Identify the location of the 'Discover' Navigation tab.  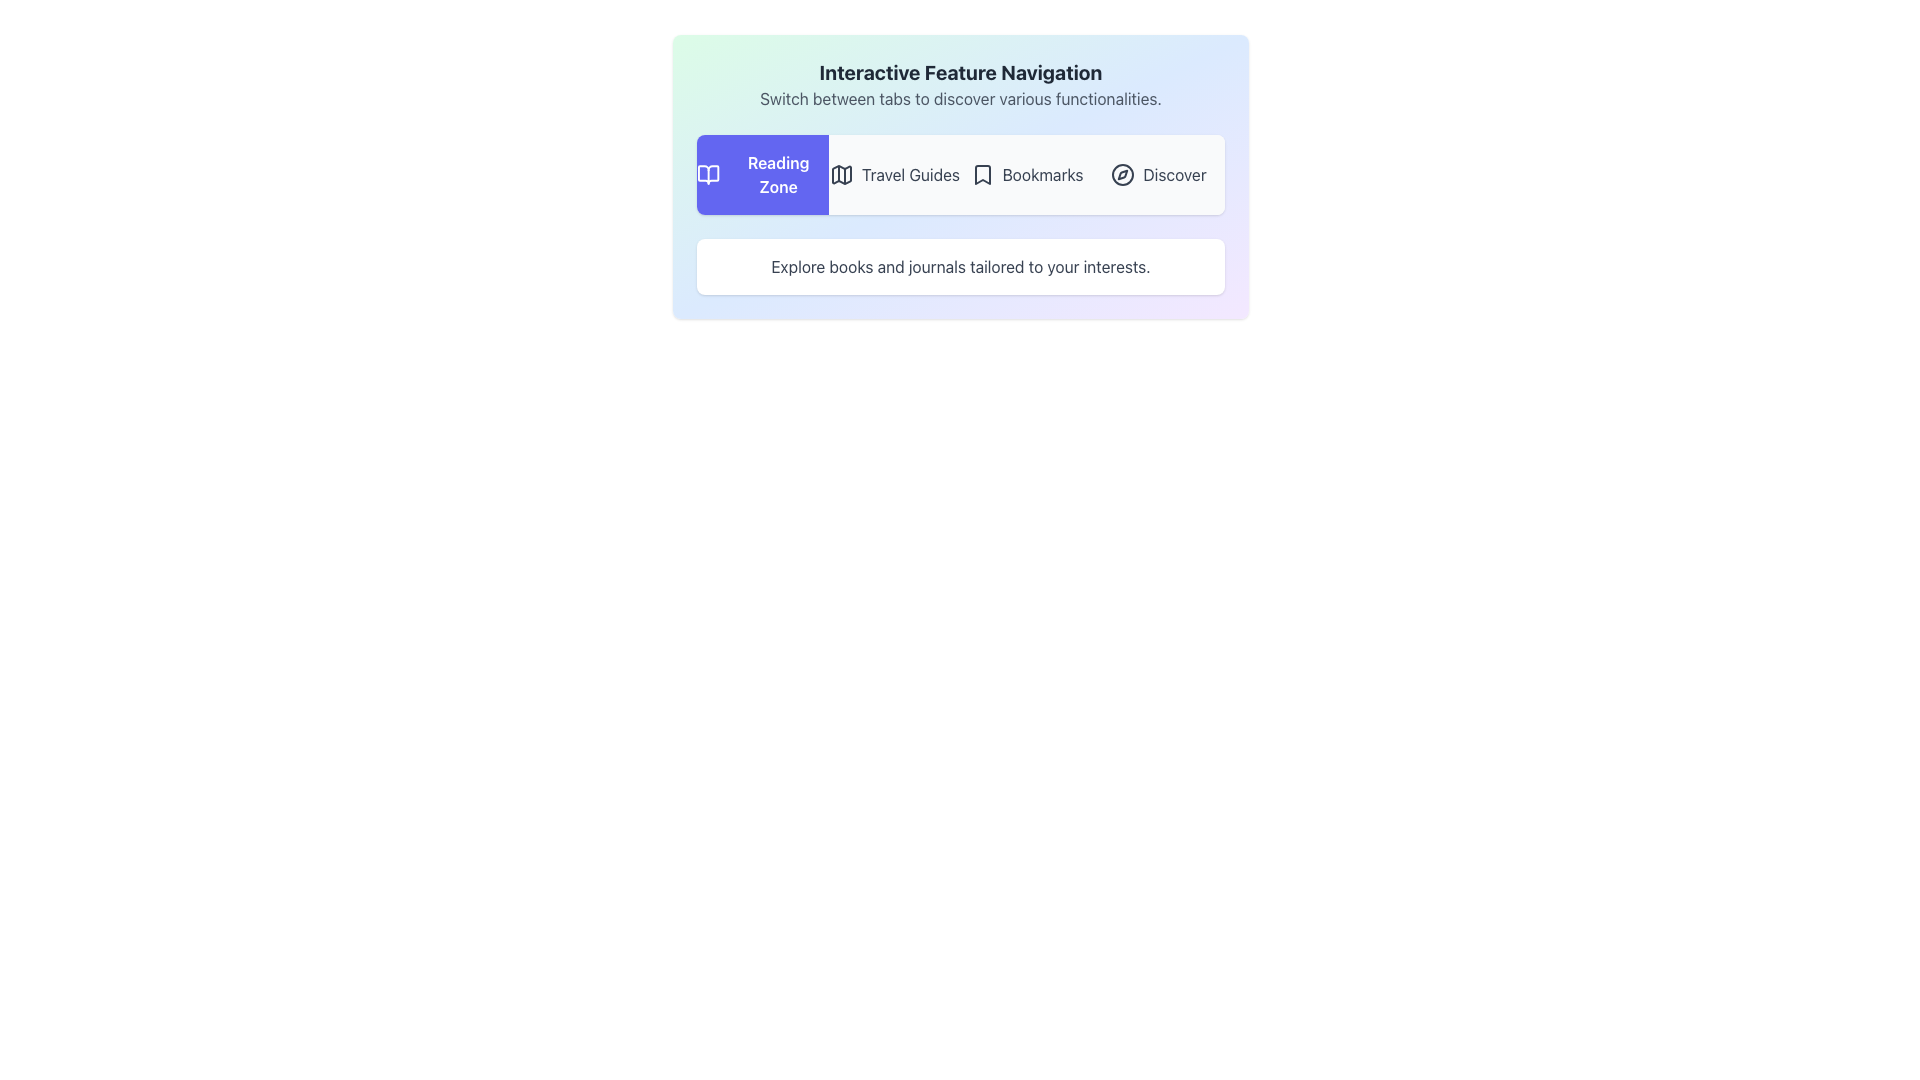
(1158, 173).